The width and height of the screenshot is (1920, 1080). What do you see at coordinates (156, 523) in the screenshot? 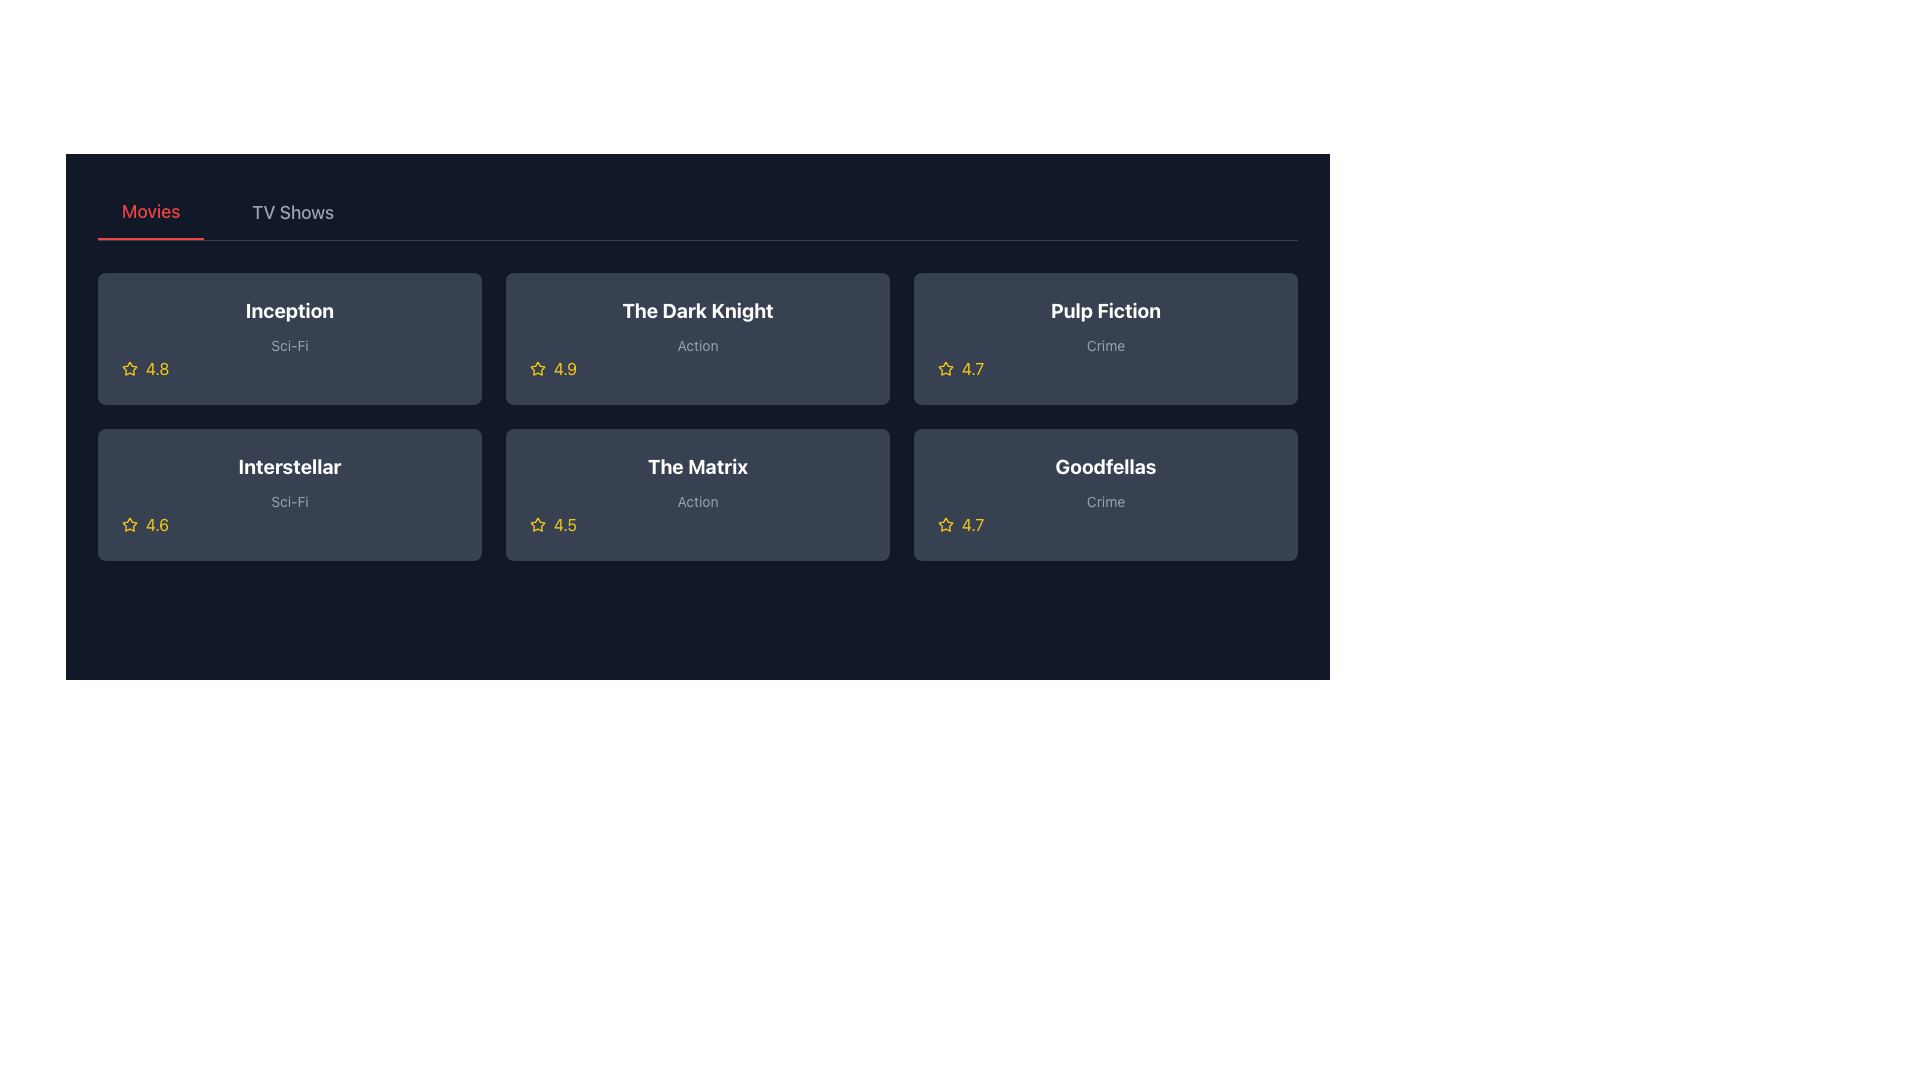
I see `rating value displayed as a numeric text '4.6' in yellow font, located in the bottom-left corner of the 'Interstellar' movie card next to the star icon` at bounding box center [156, 523].